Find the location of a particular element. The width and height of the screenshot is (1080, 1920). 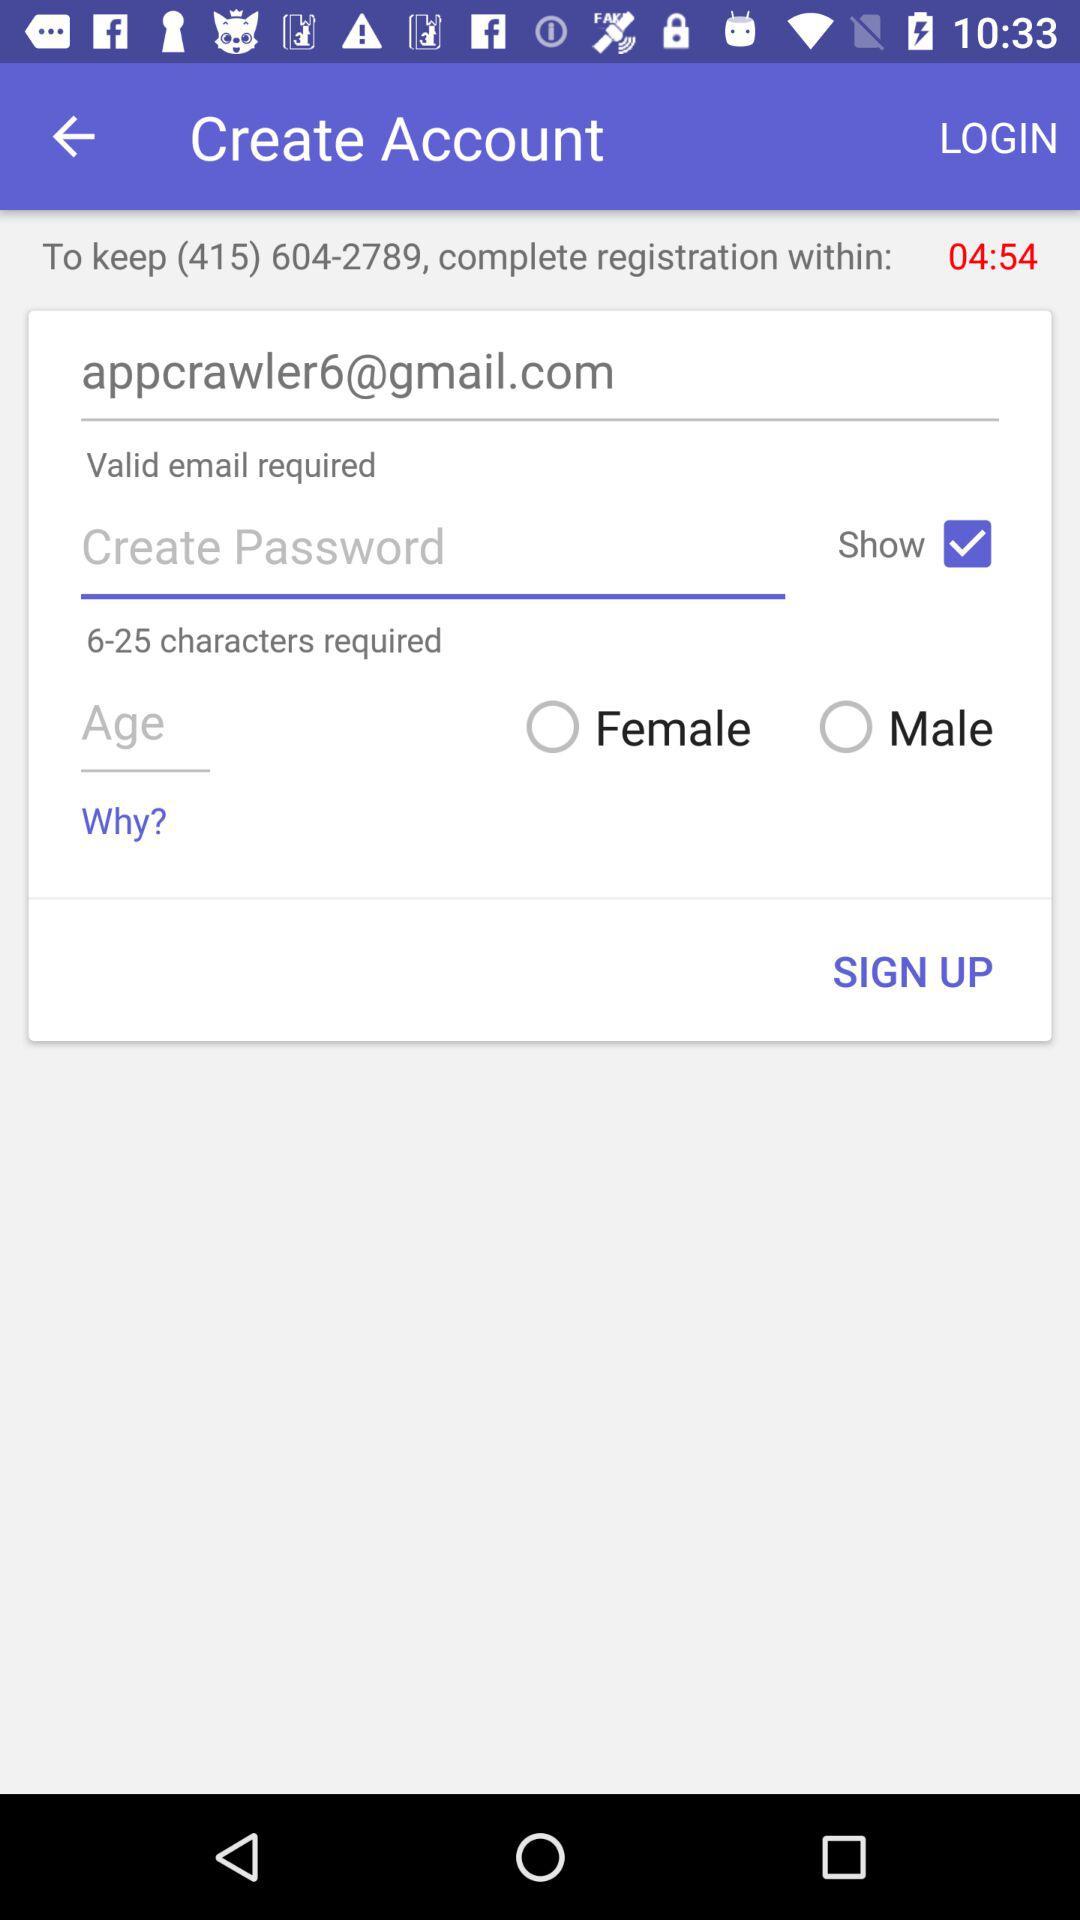

item above to keep 415 is located at coordinates (999, 135).